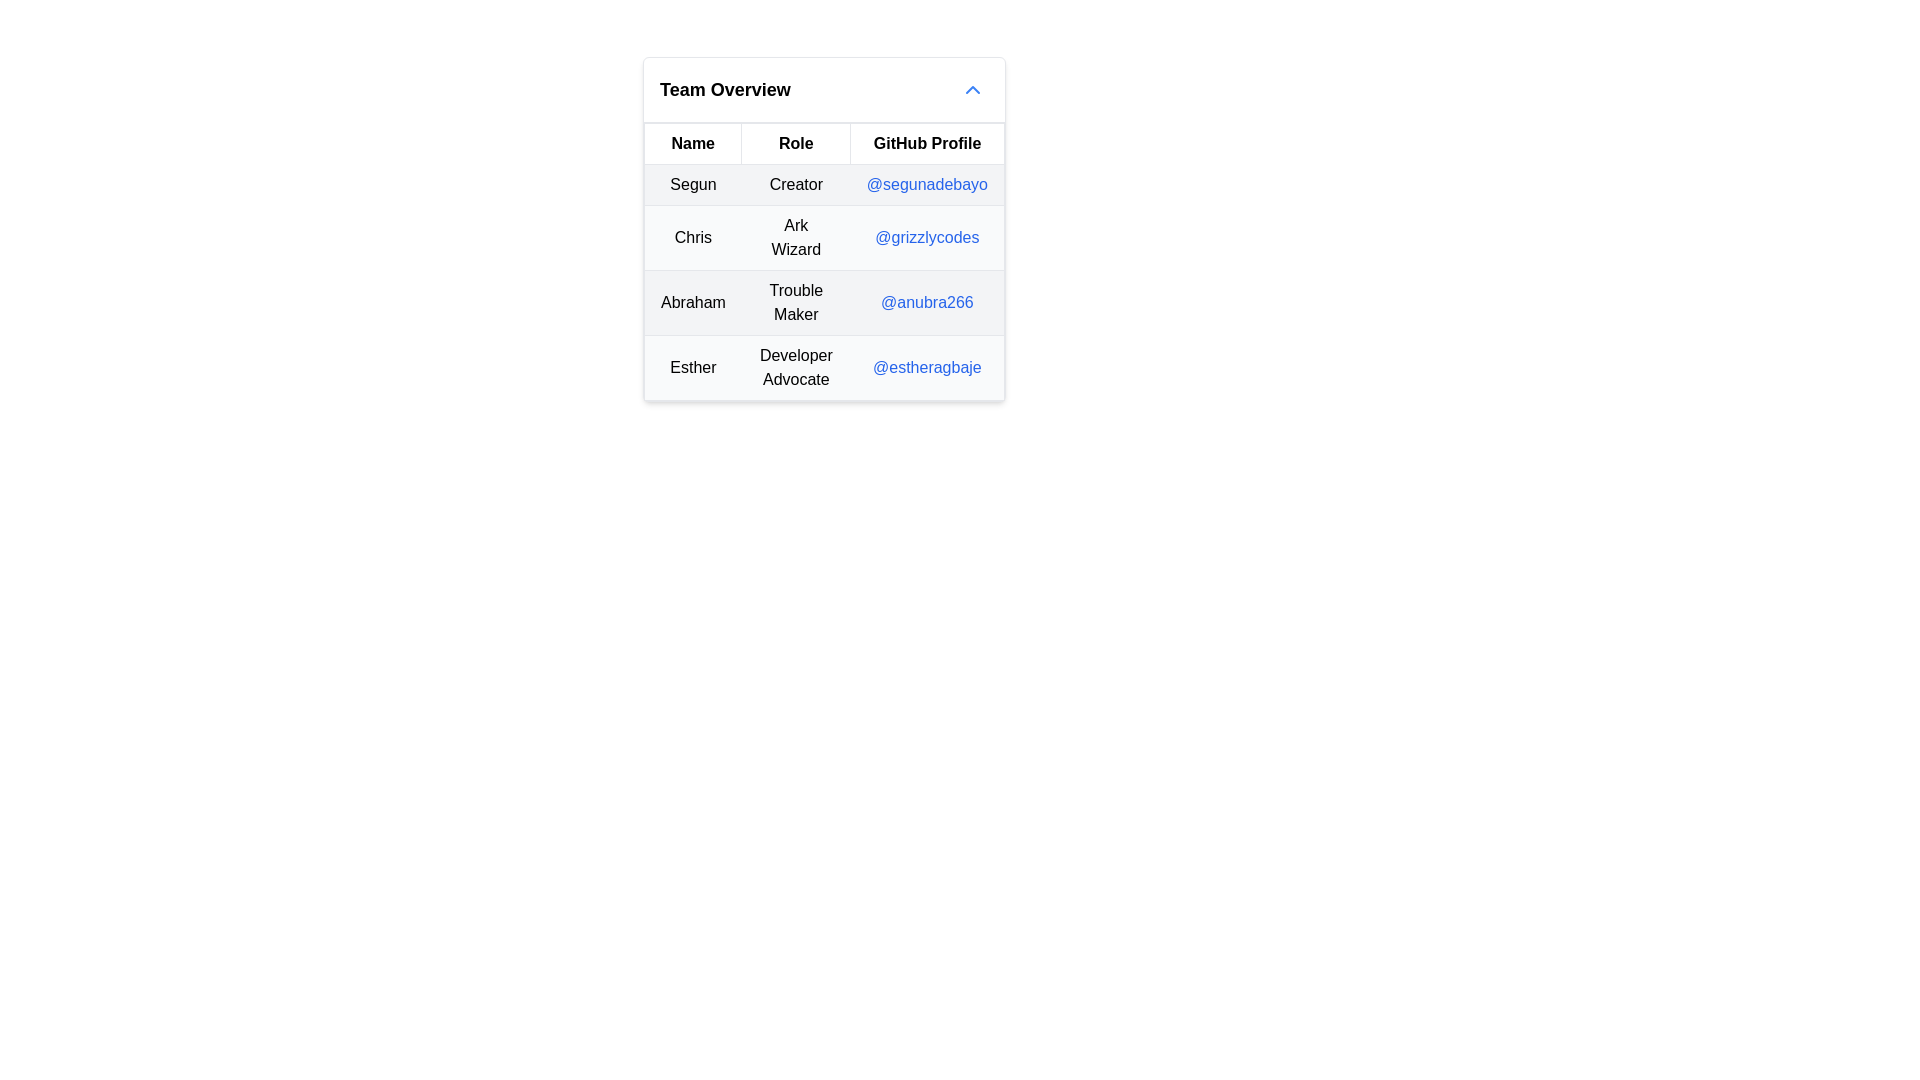  I want to click on the icon-shaped toggle button located in the top-right corner of the 'Team Overview' section header, adjacent to the text 'Team Overview', so click(973, 88).